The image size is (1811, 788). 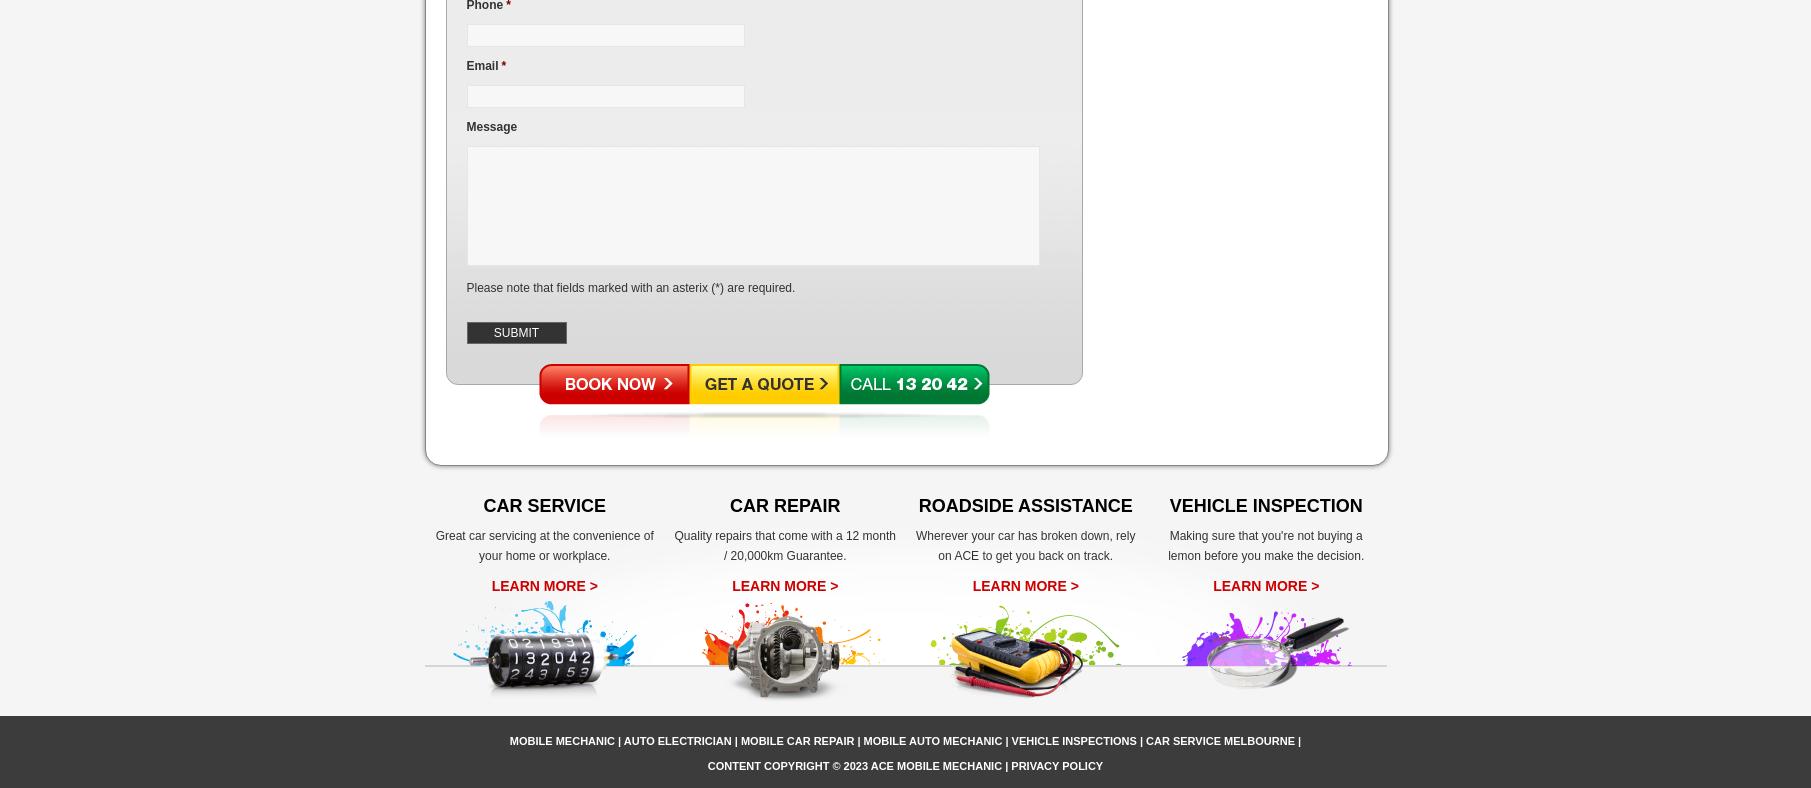 What do you see at coordinates (482, 64) in the screenshot?
I see `'Email'` at bounding box center [482, 64].